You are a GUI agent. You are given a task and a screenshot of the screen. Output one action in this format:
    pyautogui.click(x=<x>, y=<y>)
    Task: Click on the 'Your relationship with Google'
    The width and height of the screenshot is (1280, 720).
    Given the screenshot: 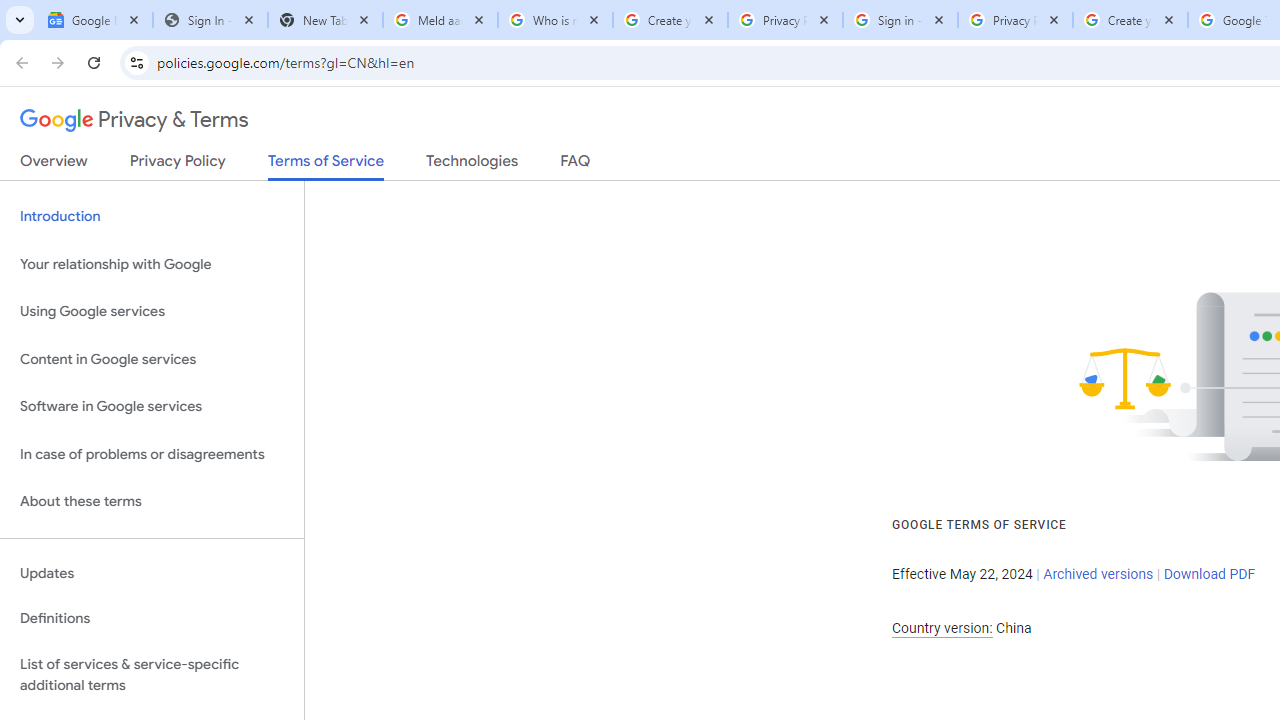 What is the action you would take?
    pyautogui.click(x=151, y=263)
    